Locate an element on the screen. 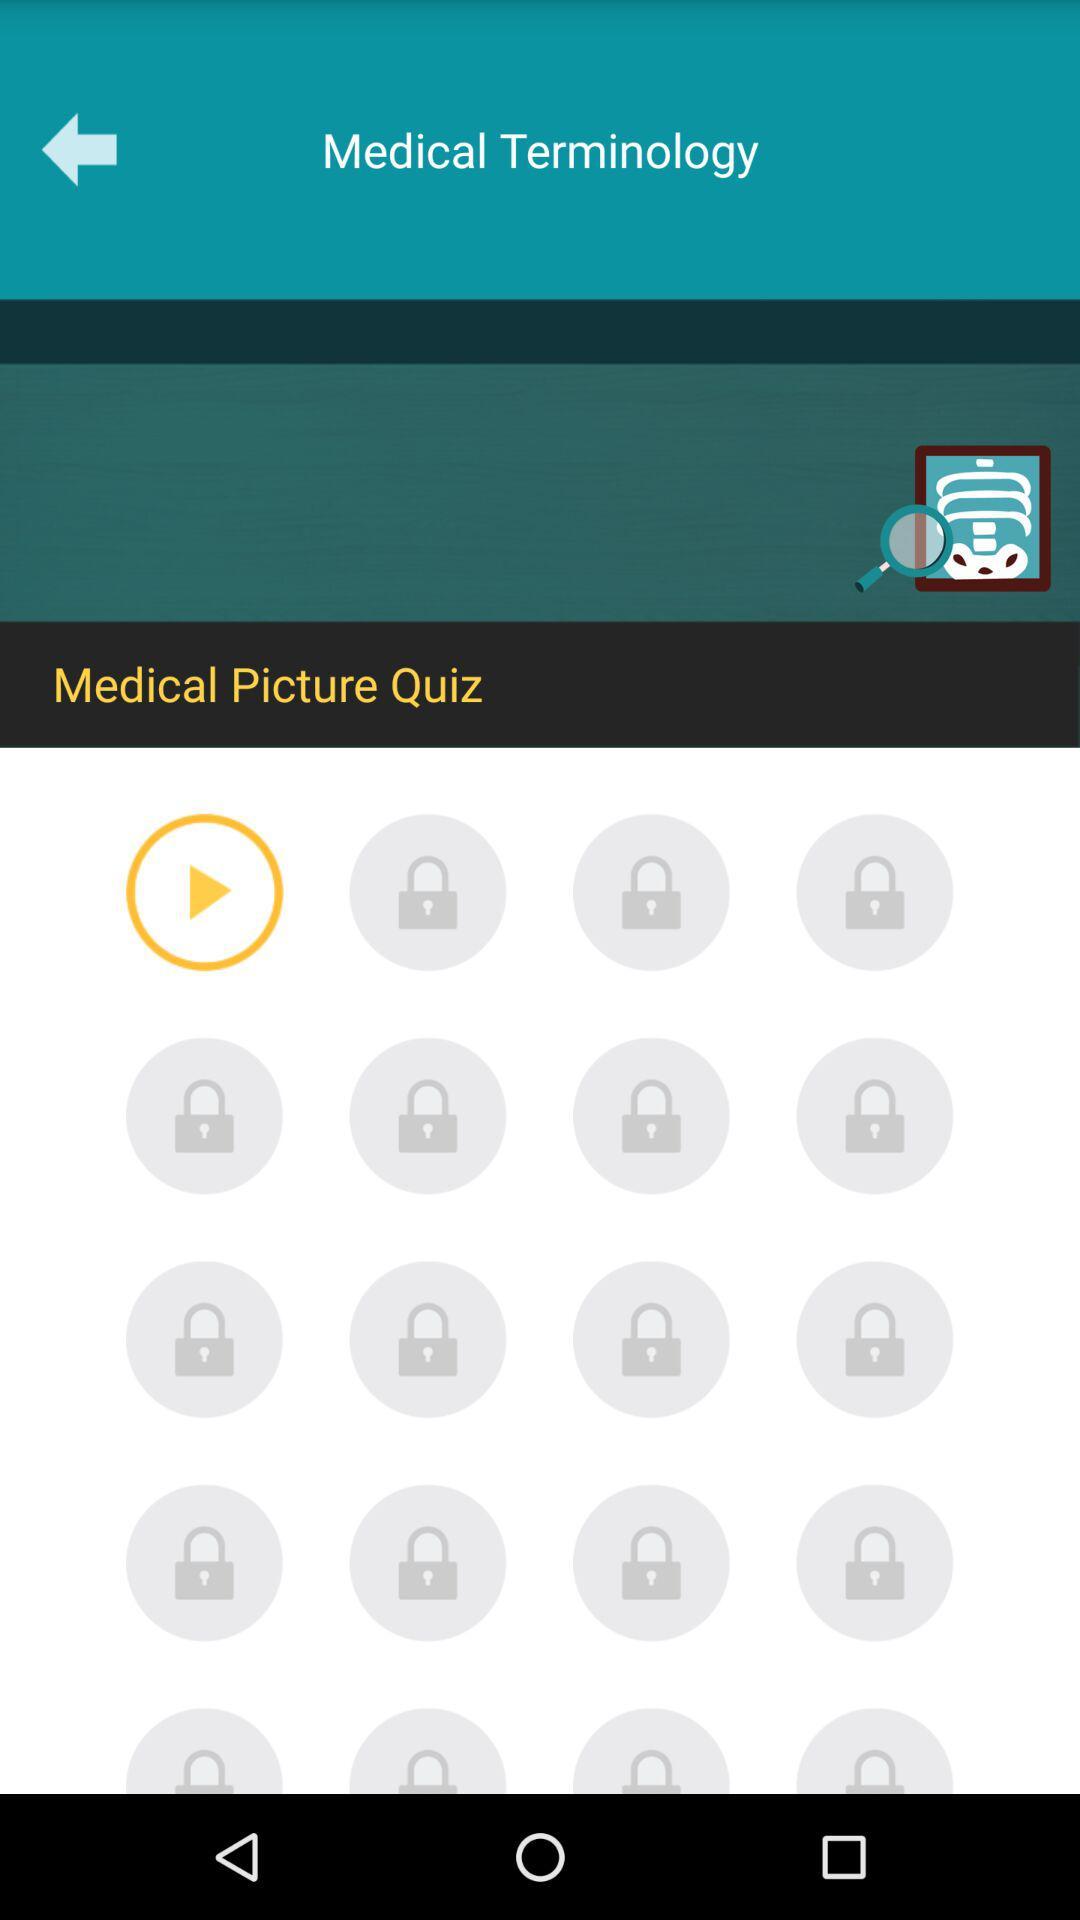 The height and width of the screenshot is (1920, 1080). the lock icon is located at coordinates (204, 1194).